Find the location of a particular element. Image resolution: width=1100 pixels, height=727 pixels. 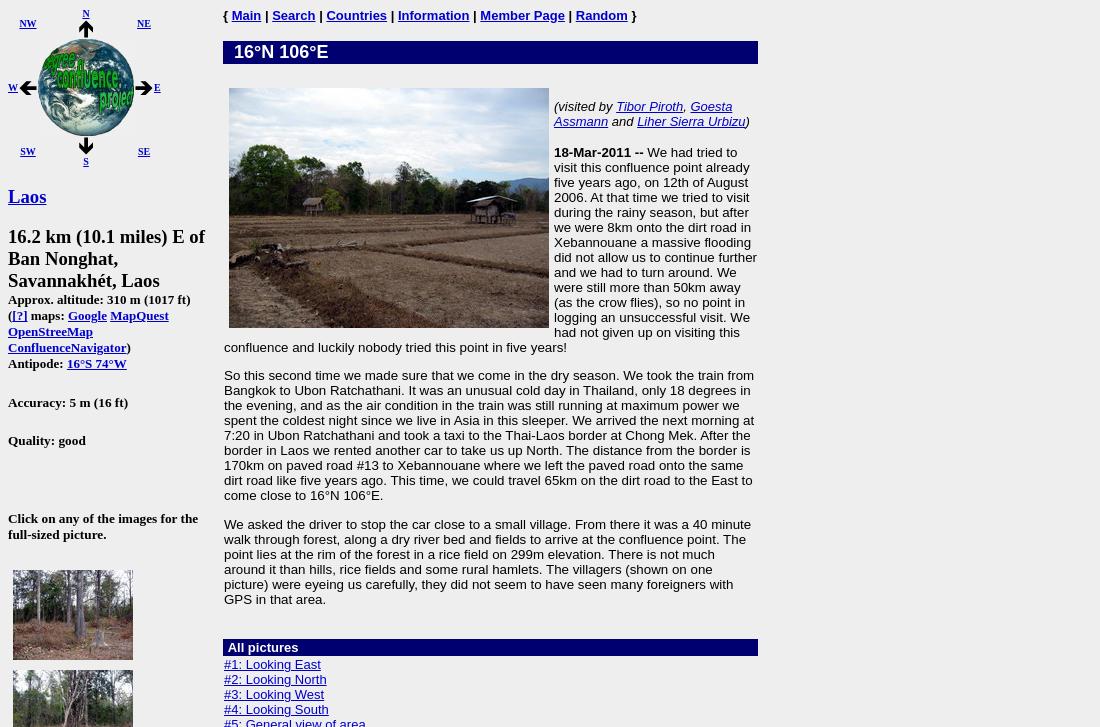

'Approx. altitude: 310 m
                         (1017 ft)' is located at coordinates (99, 299).